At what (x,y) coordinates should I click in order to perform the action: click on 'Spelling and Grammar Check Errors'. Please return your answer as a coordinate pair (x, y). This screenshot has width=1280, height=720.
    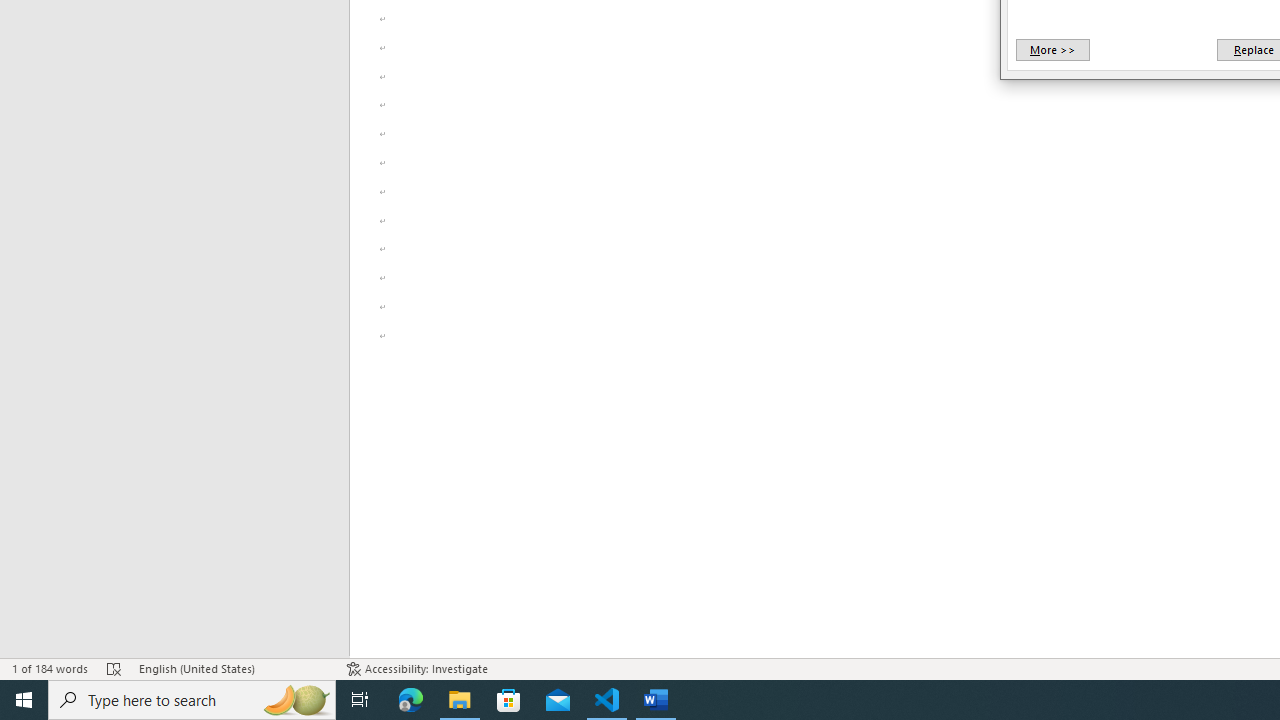
    Looking at the image, I should click on (113, 669).